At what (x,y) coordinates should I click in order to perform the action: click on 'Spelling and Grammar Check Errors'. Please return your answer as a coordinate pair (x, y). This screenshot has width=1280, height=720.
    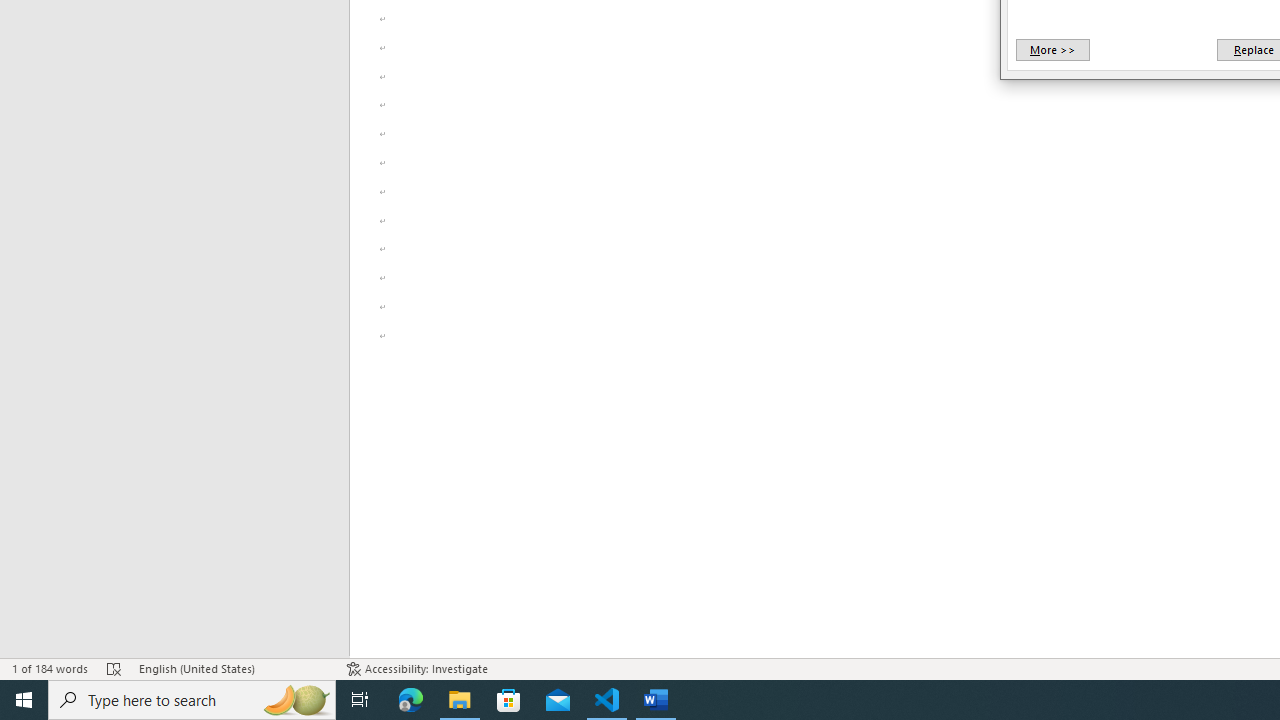
    Looking at the image, I should click on (113, 669).